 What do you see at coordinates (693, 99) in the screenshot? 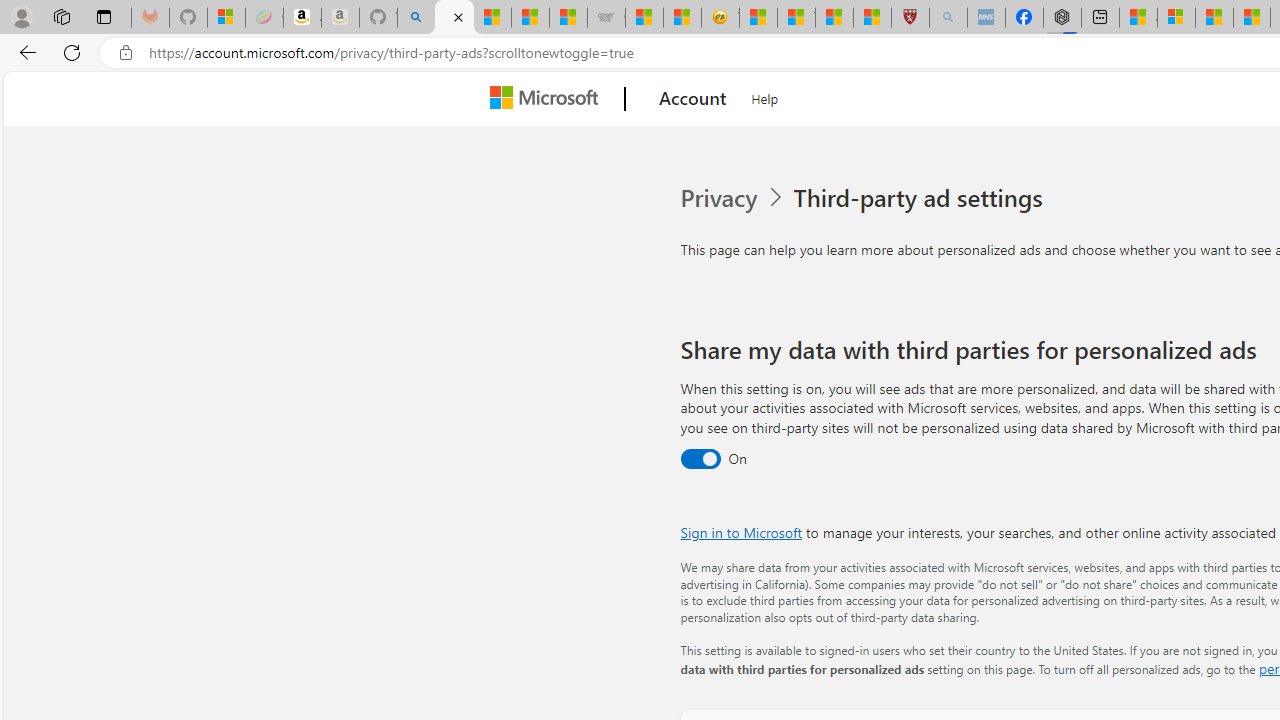
I see `'Account'` at bounding box center [693, 99].